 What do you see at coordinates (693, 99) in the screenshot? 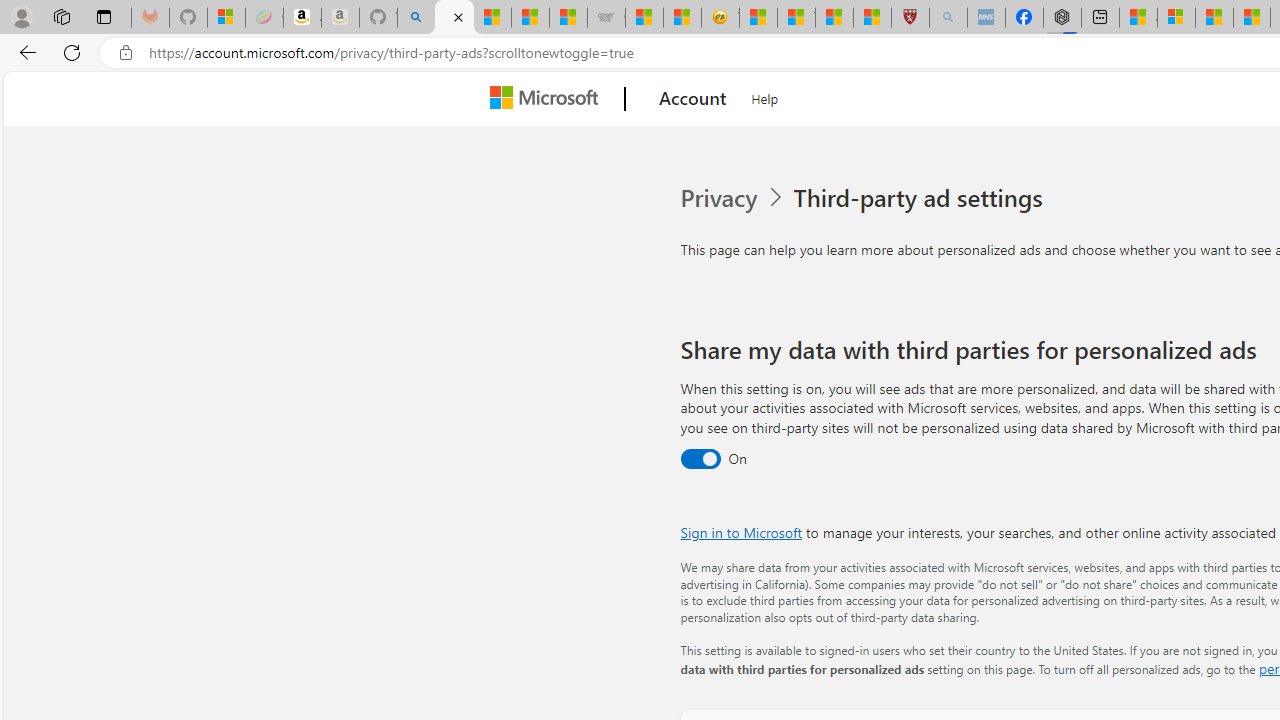
I see `'Account'` at bounding box center [693, 99].